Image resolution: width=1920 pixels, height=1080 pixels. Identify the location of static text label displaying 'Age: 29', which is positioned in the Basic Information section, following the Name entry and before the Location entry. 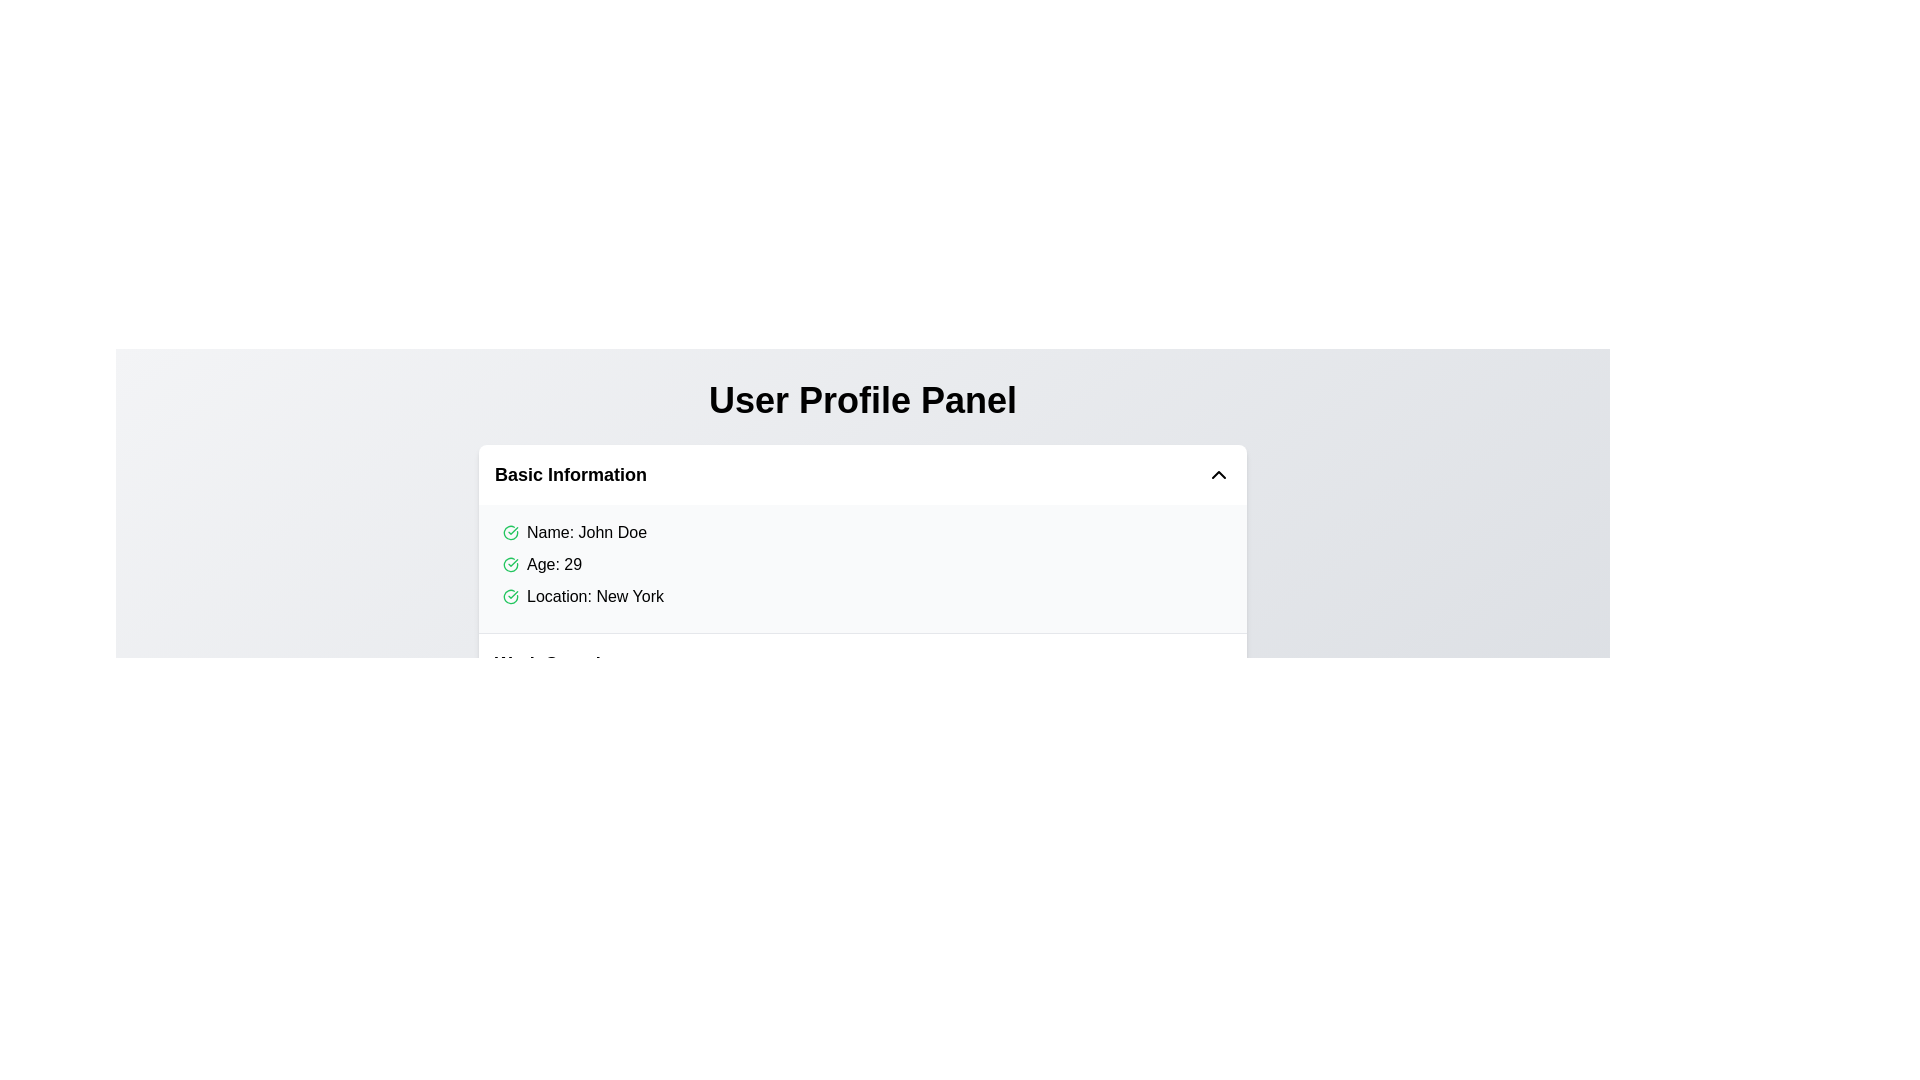
(554, 564).